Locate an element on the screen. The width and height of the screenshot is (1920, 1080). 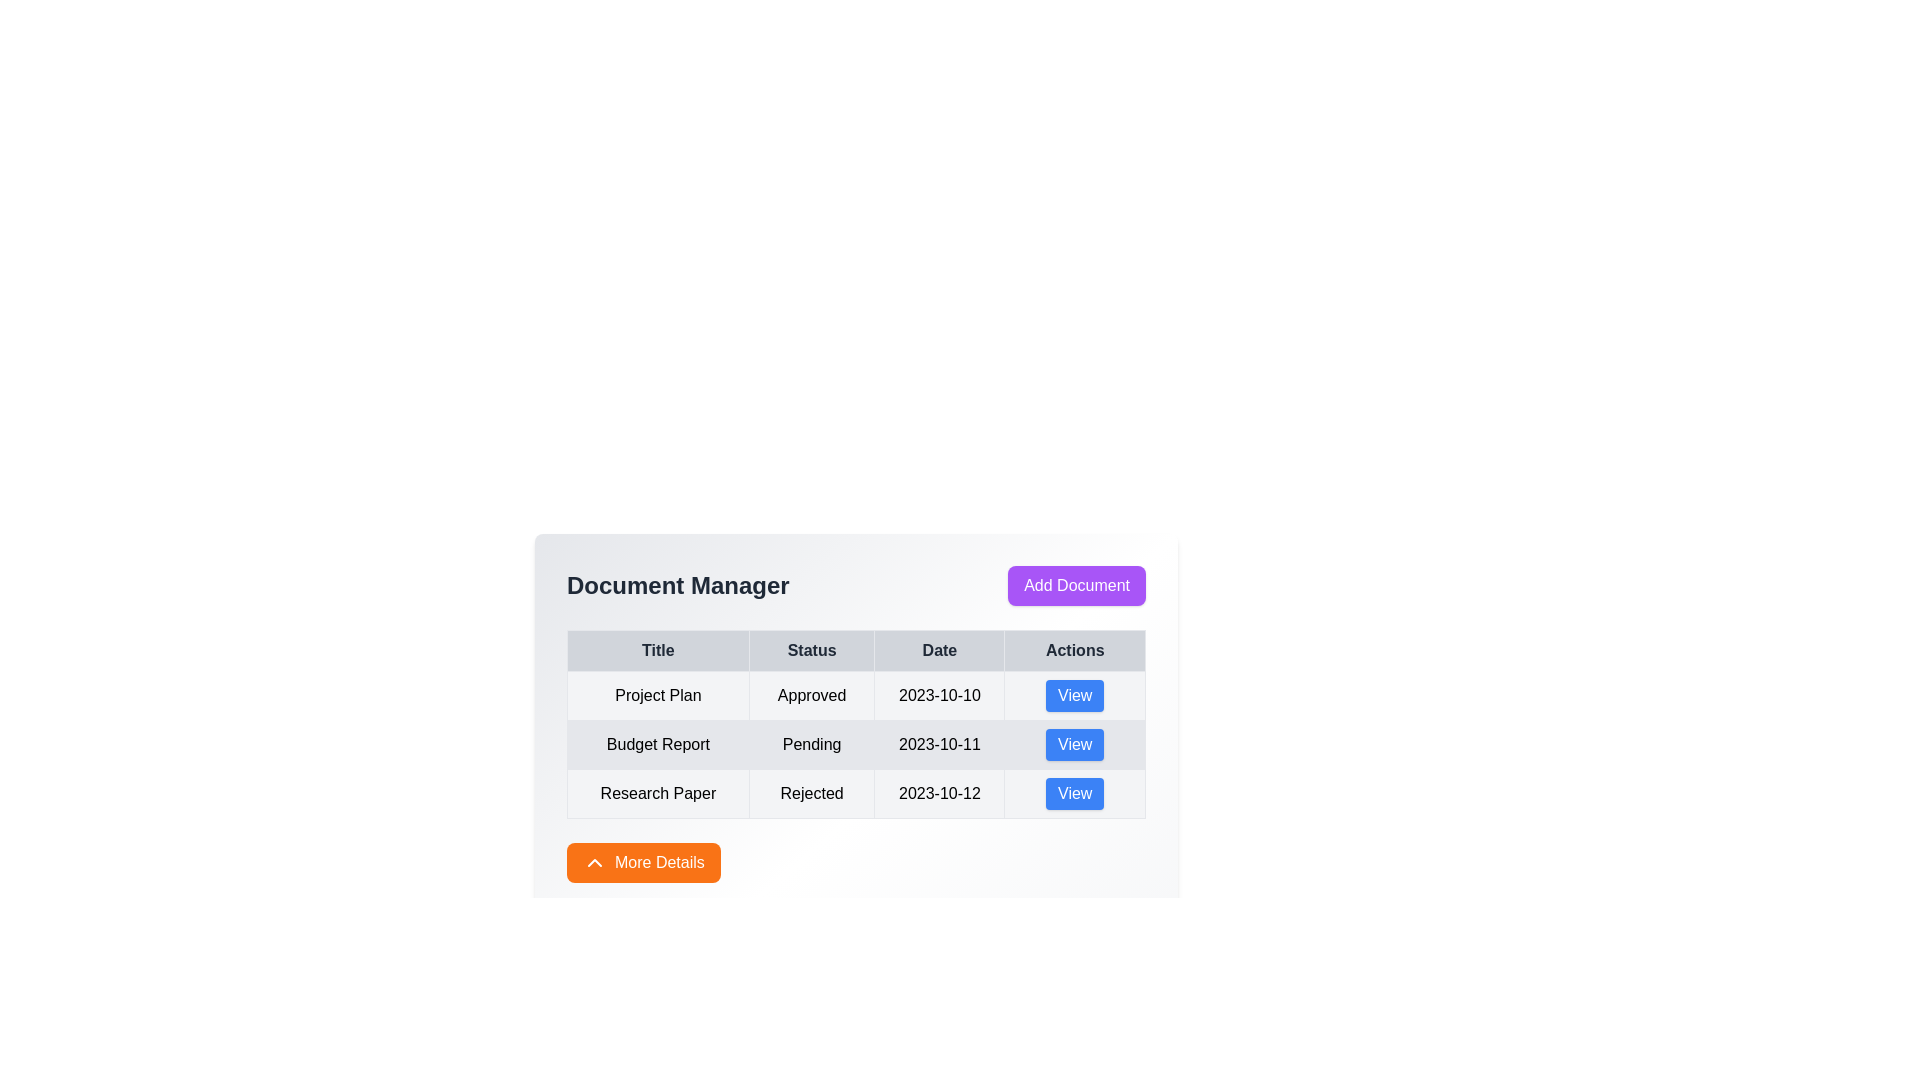
the blue button labeled 'View' located in the last column under the 'Actions' header for the 'Research Paper' row is located at coordinates (1074, 793).